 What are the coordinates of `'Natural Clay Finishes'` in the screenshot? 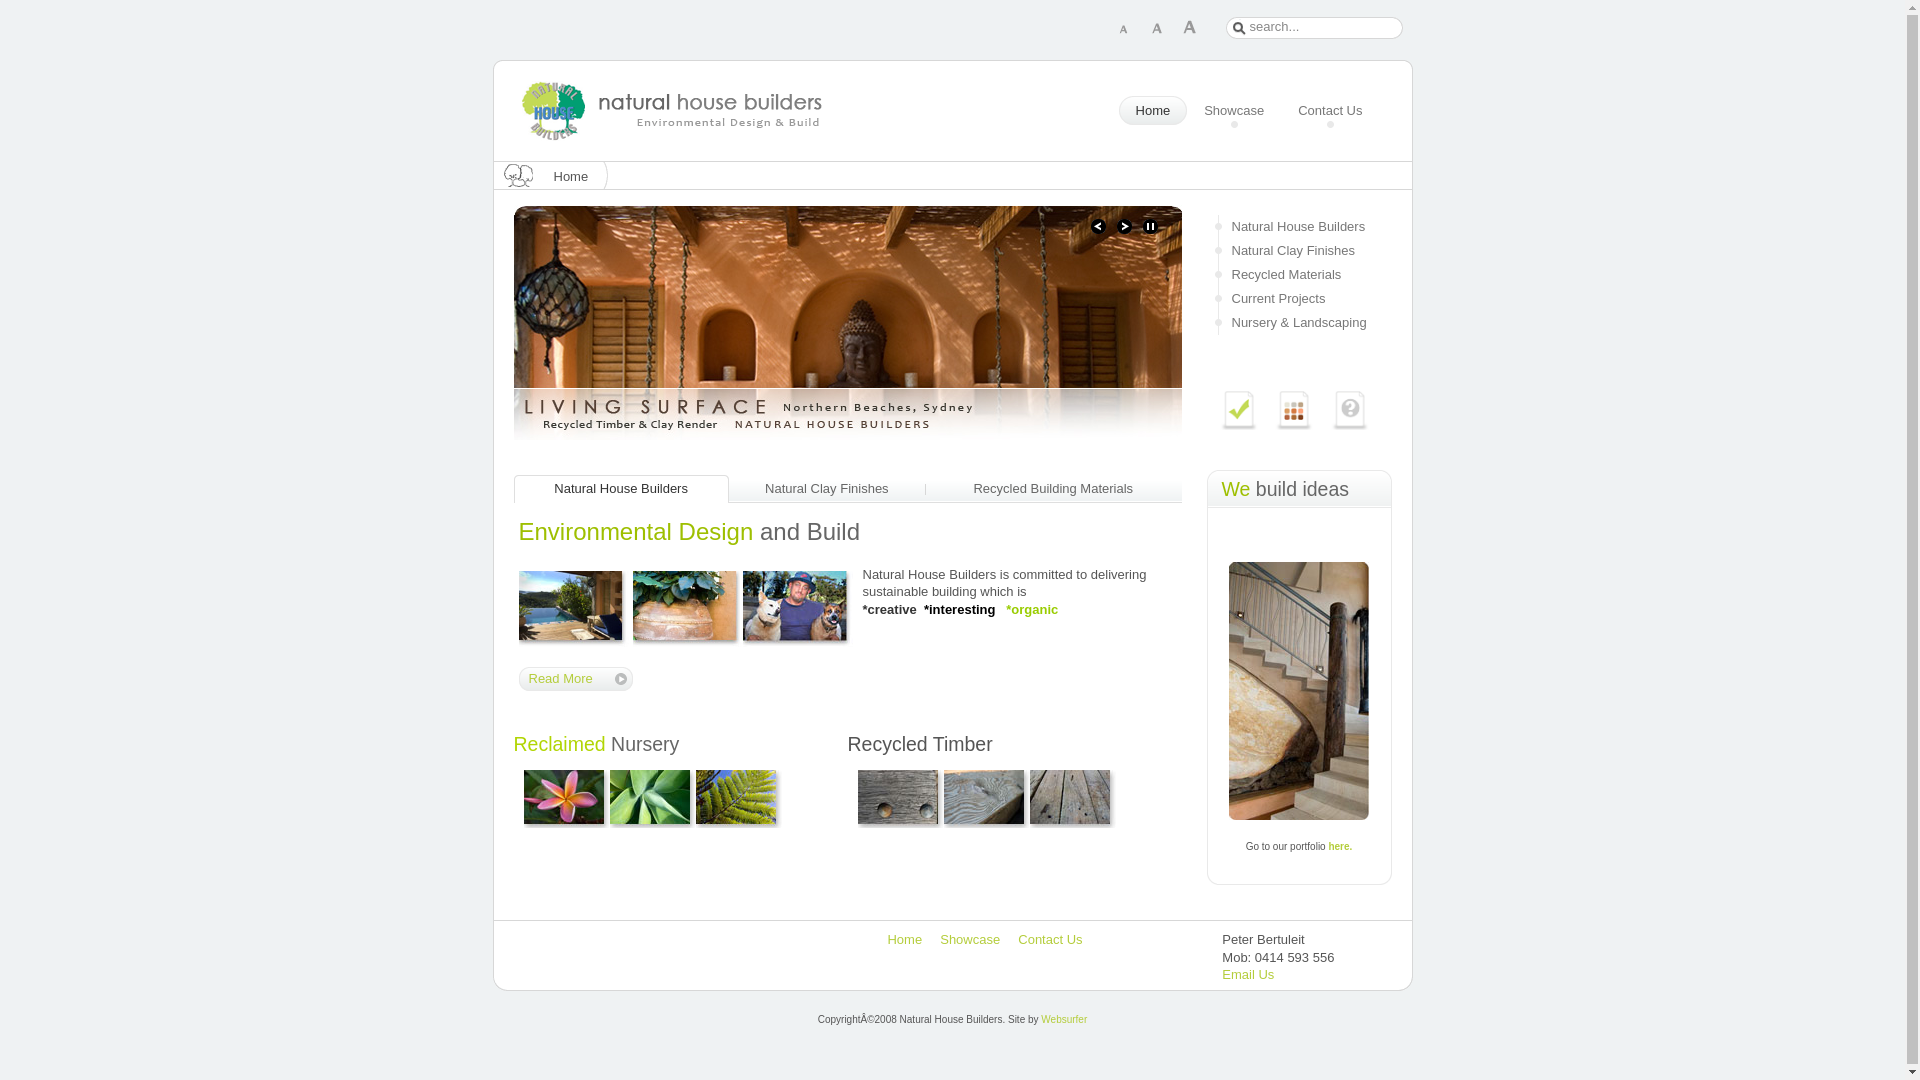 It's located at (1298, 249).